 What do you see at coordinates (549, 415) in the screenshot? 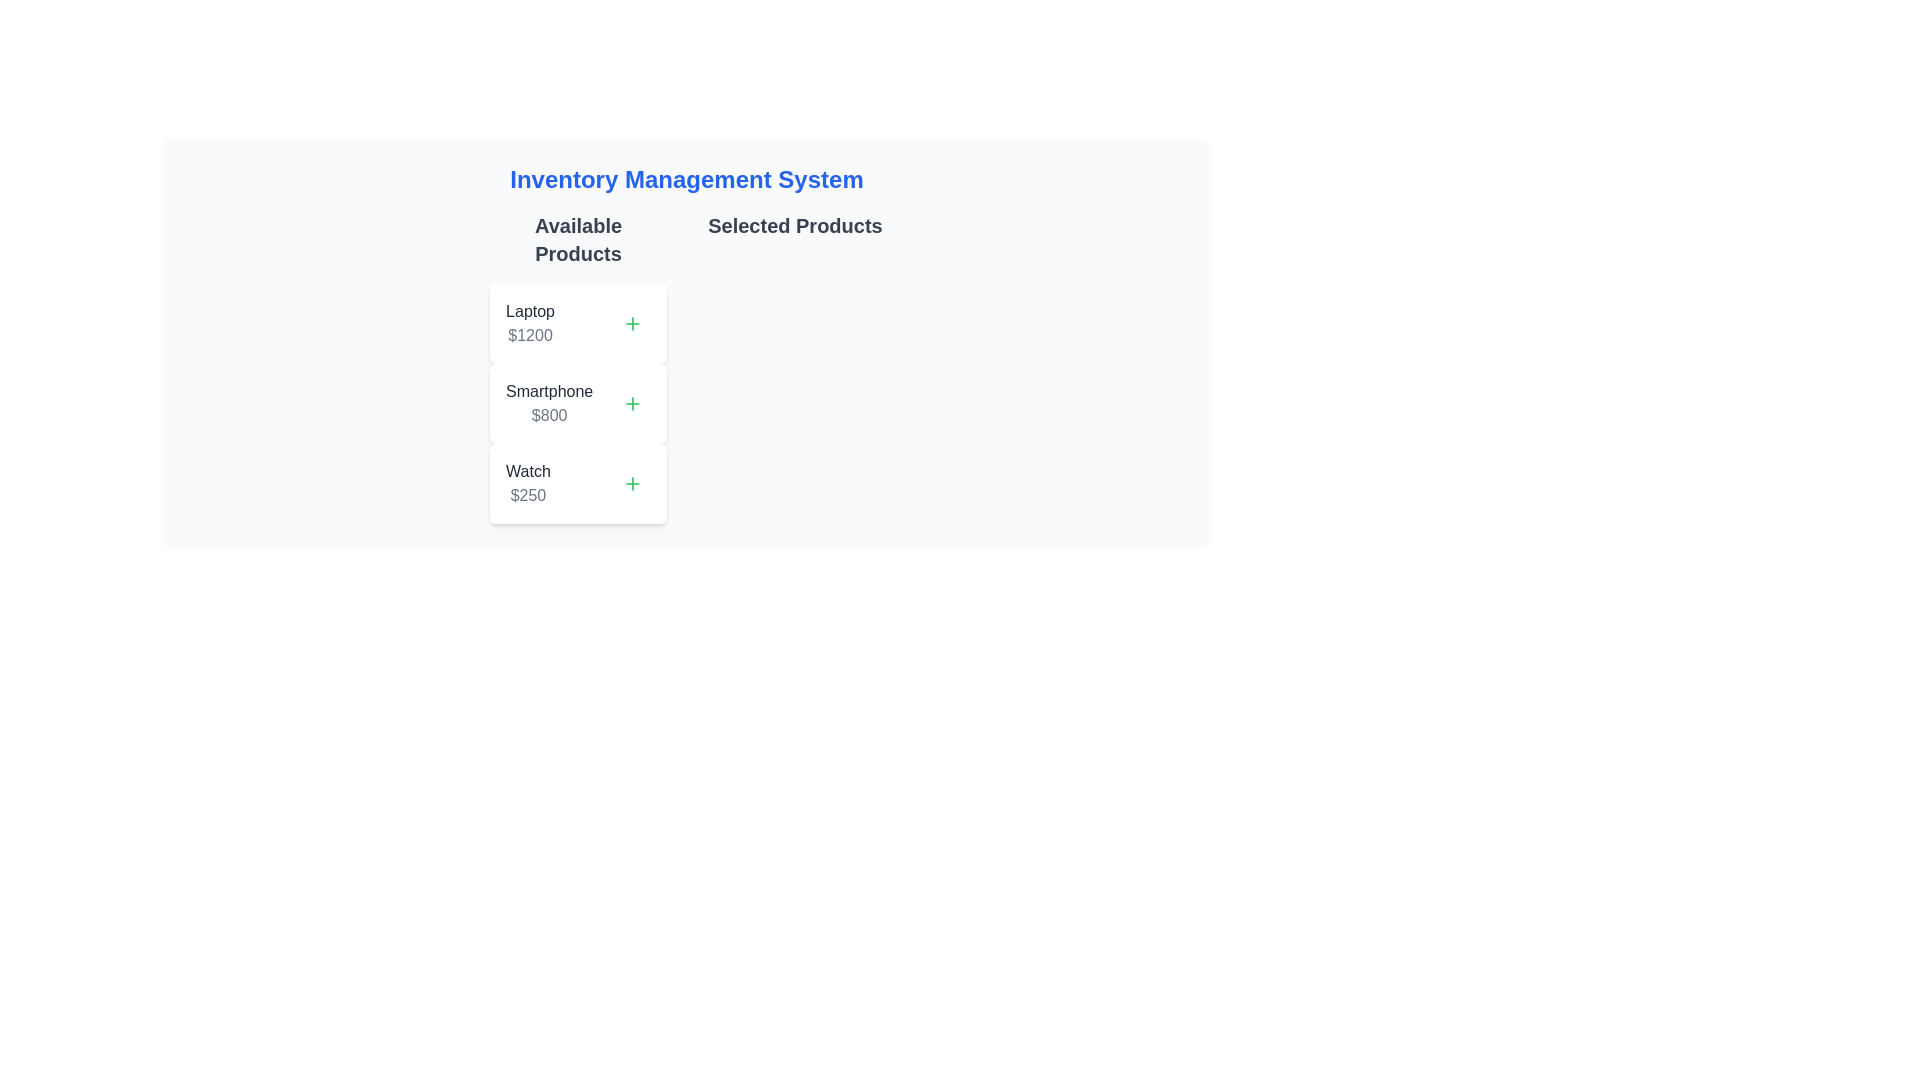
I see `the price label of the smartphone located below the 'Smartphone' text in the second row of the 'Available Products' list` at bounding box center [549, 415].